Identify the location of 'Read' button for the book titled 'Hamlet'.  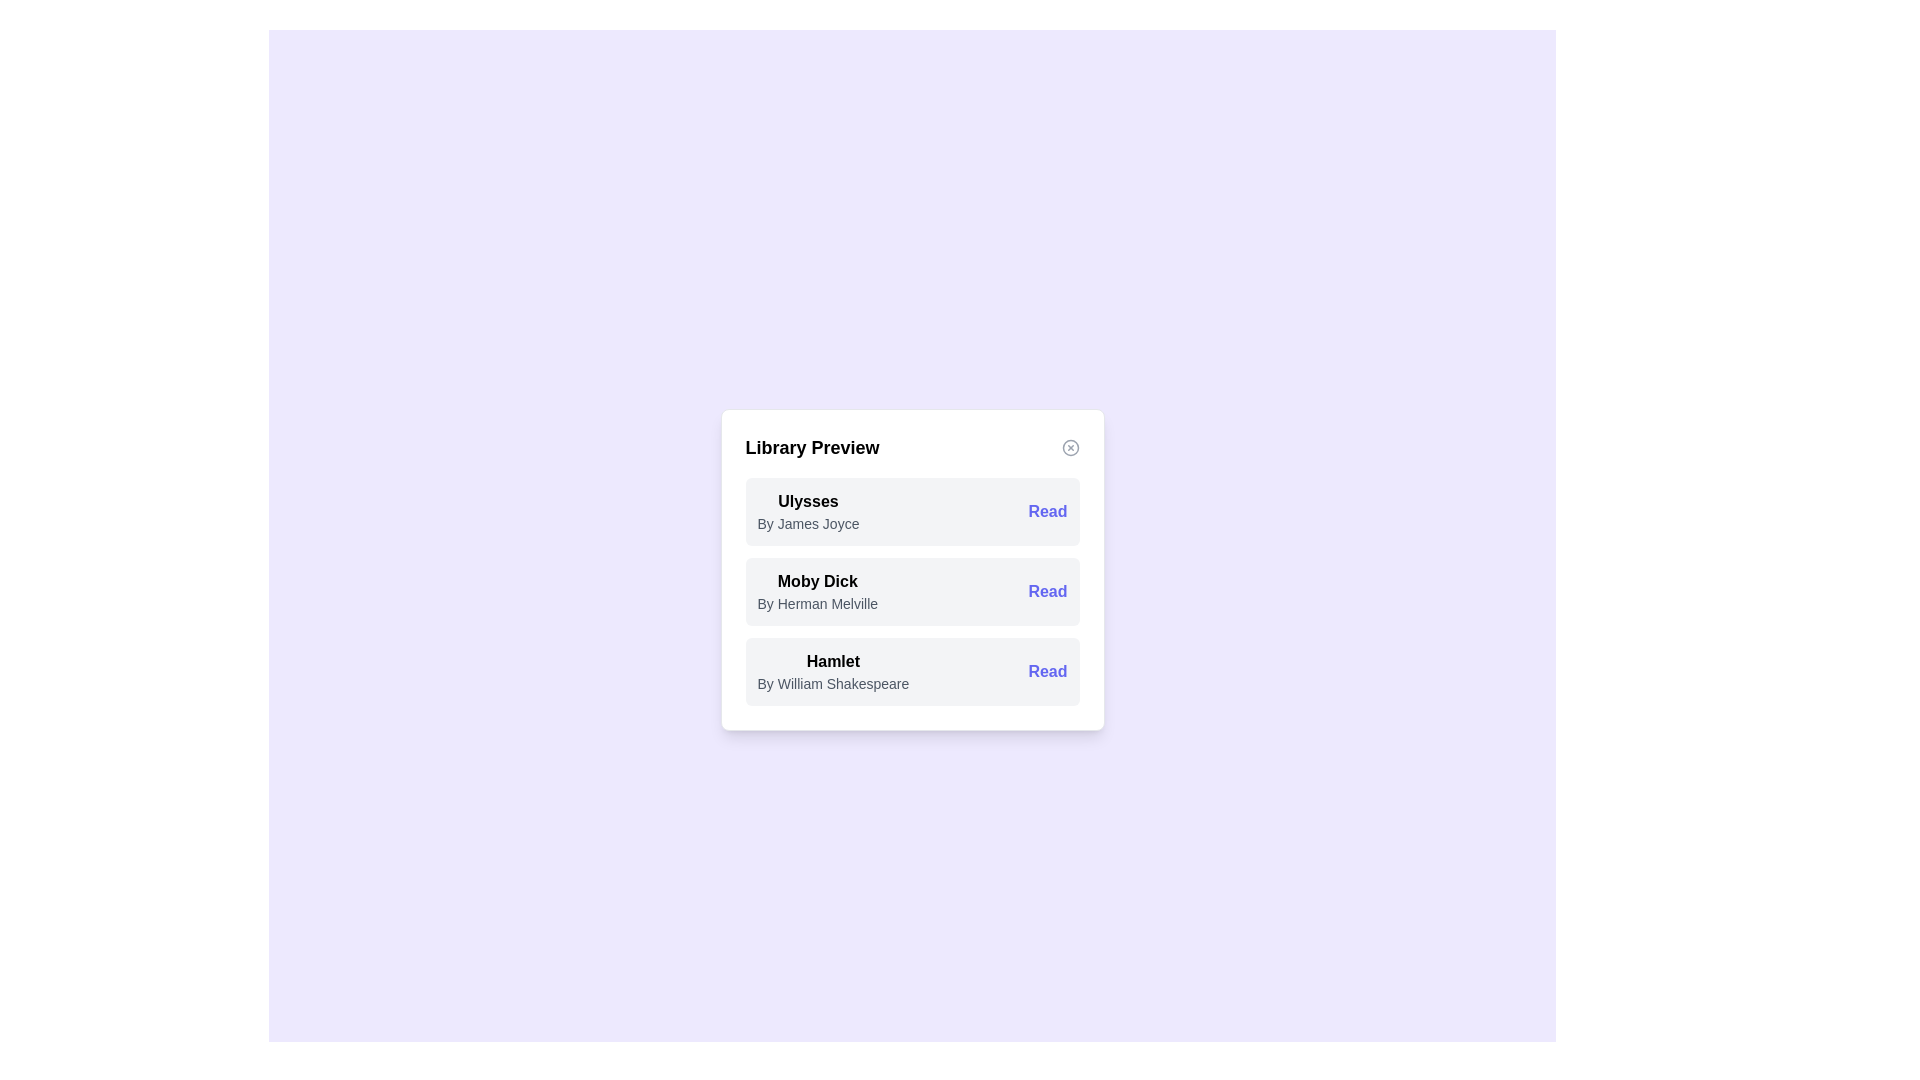
(1046, 671).